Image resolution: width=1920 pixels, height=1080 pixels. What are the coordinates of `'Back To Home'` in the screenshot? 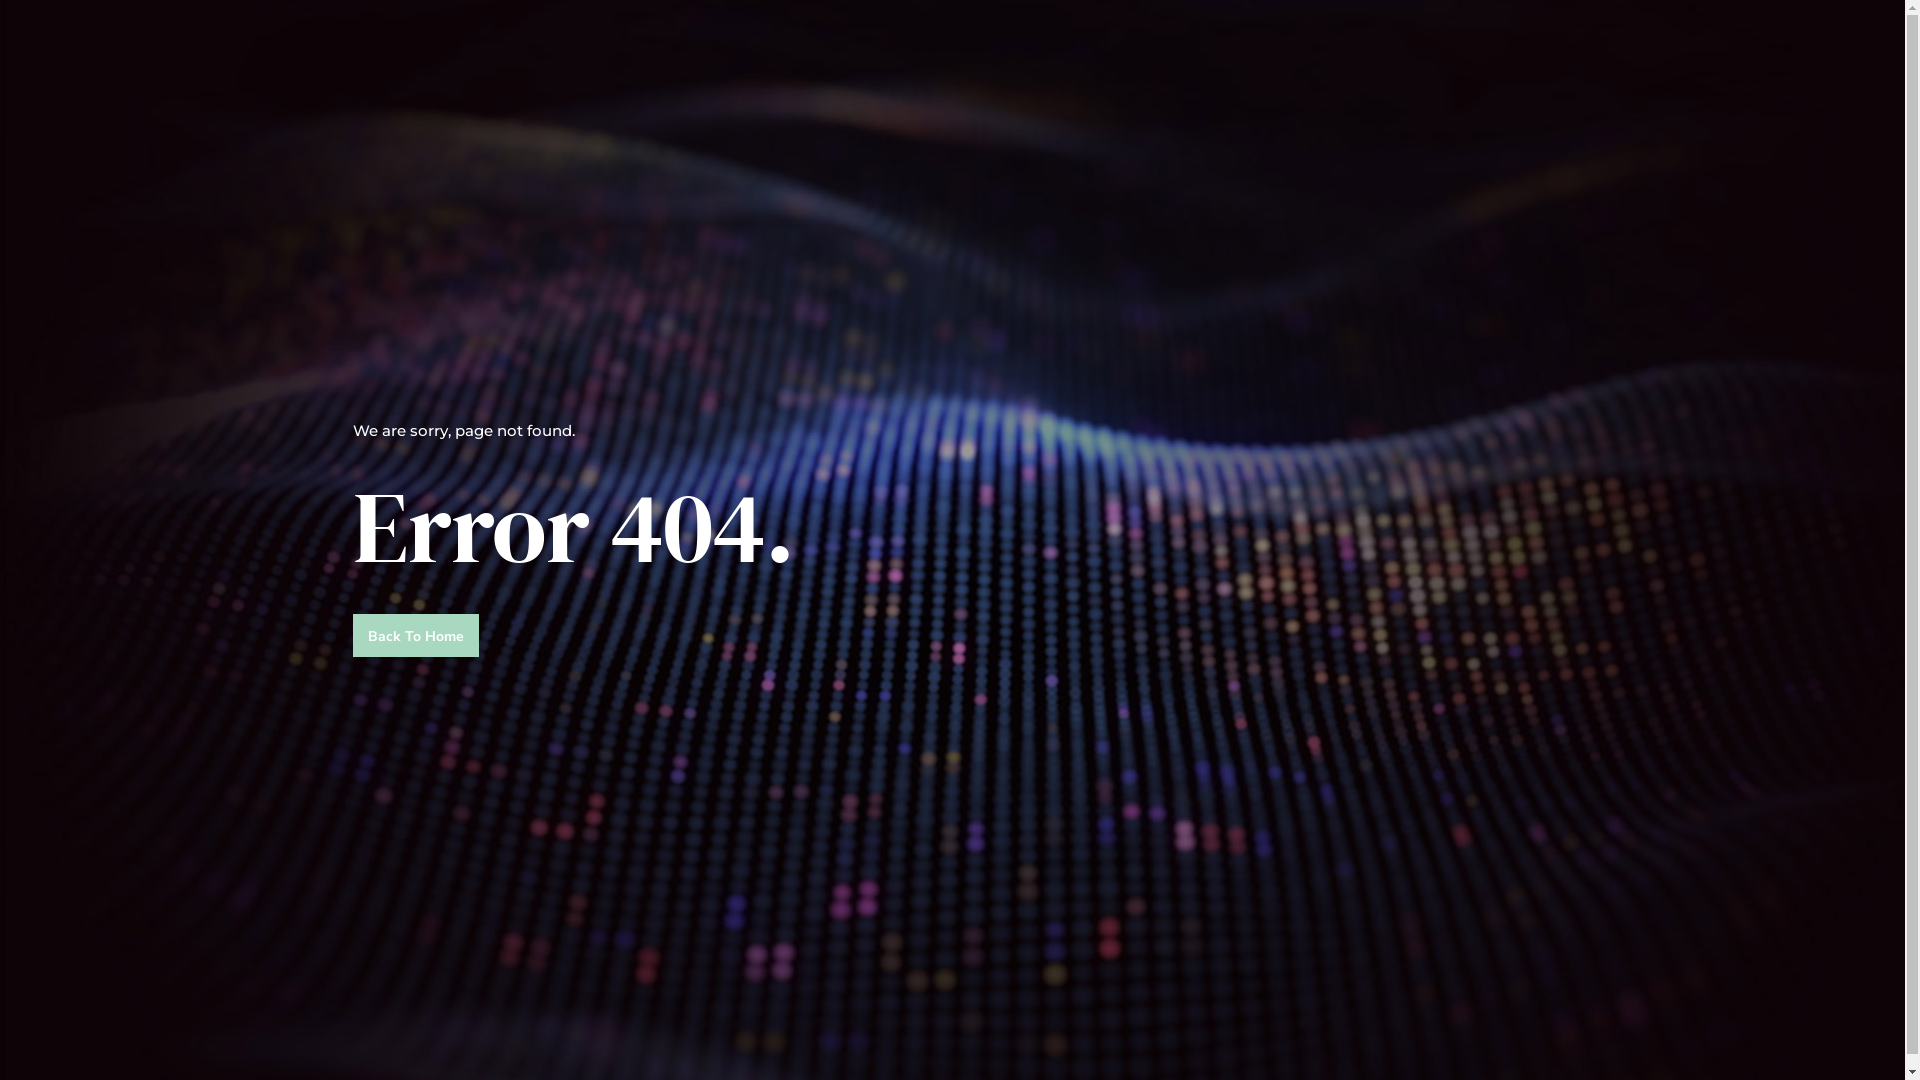 It's located at (351, 635).